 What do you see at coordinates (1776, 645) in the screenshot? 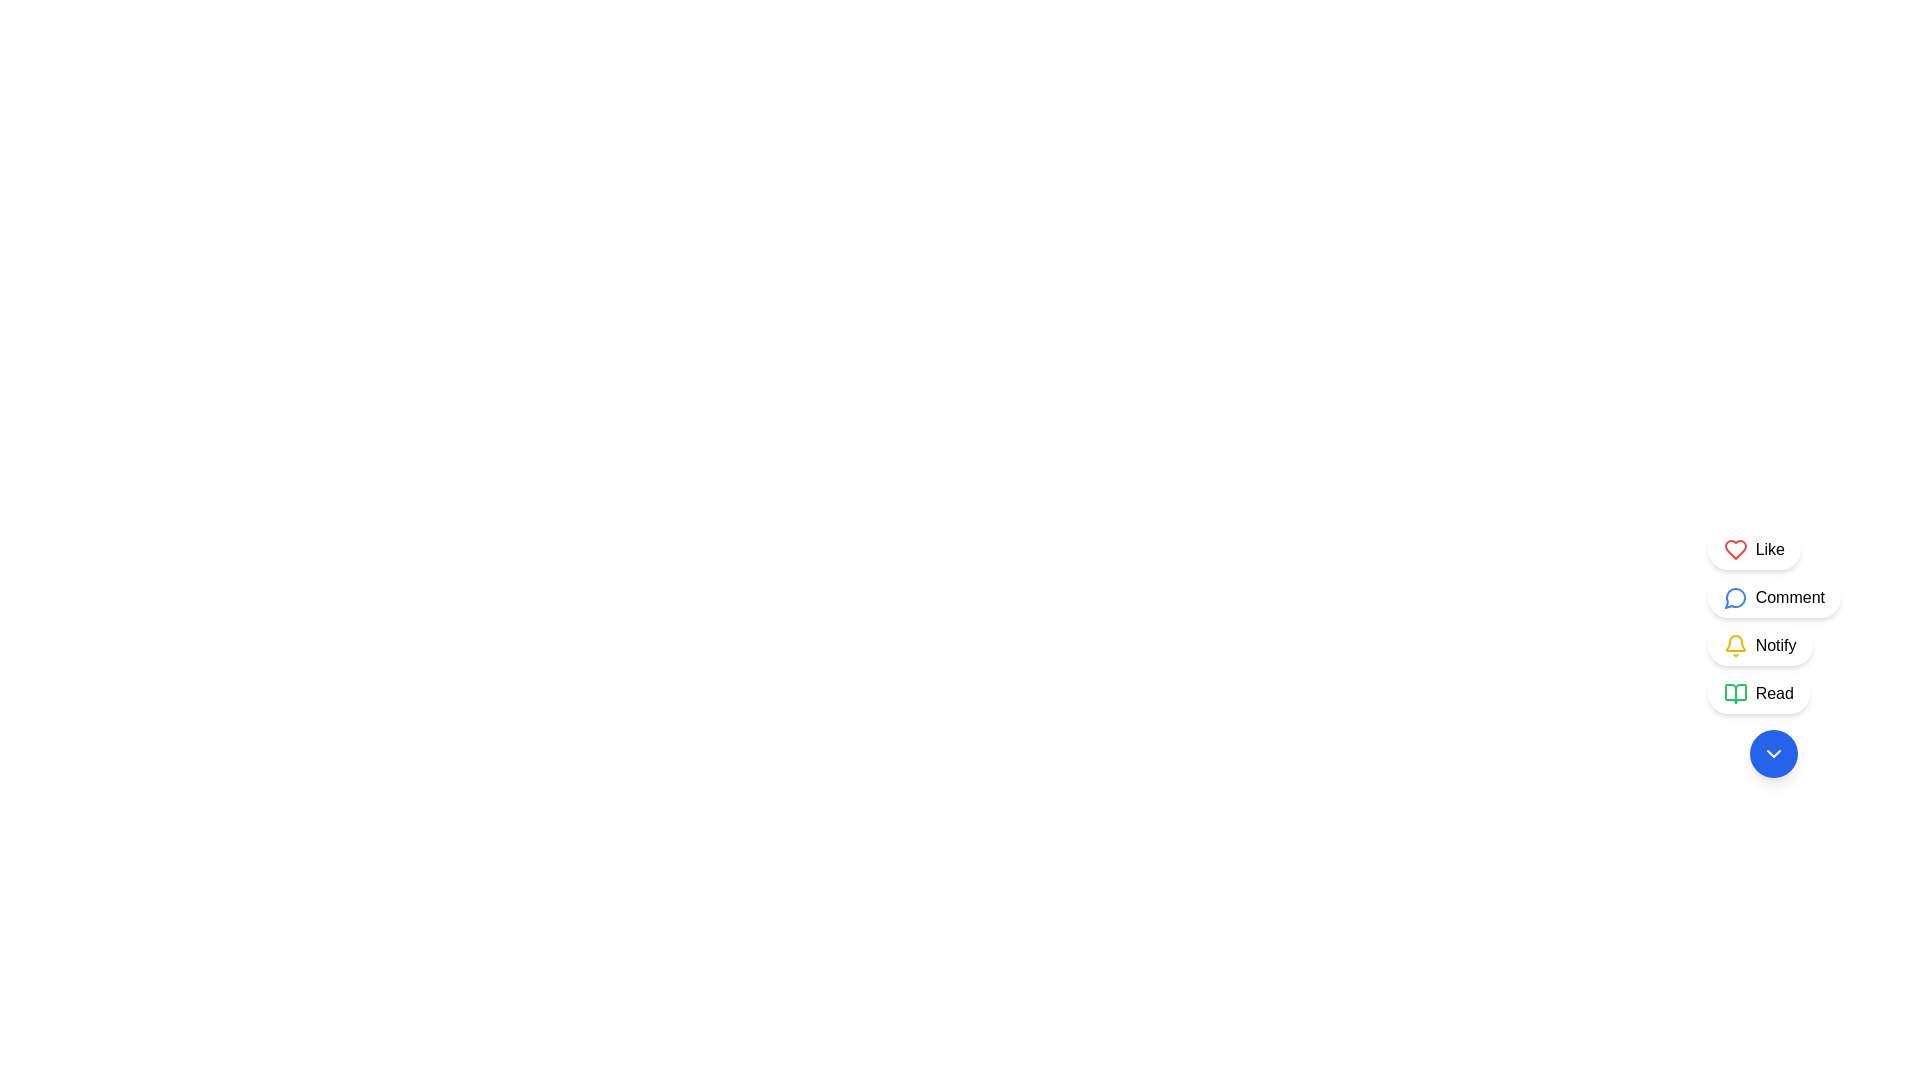
I see `the button that contains the 'Notify' text label, which is the third button in a vertical stack on the right side of the interface` at bounding box center [1776, 645].